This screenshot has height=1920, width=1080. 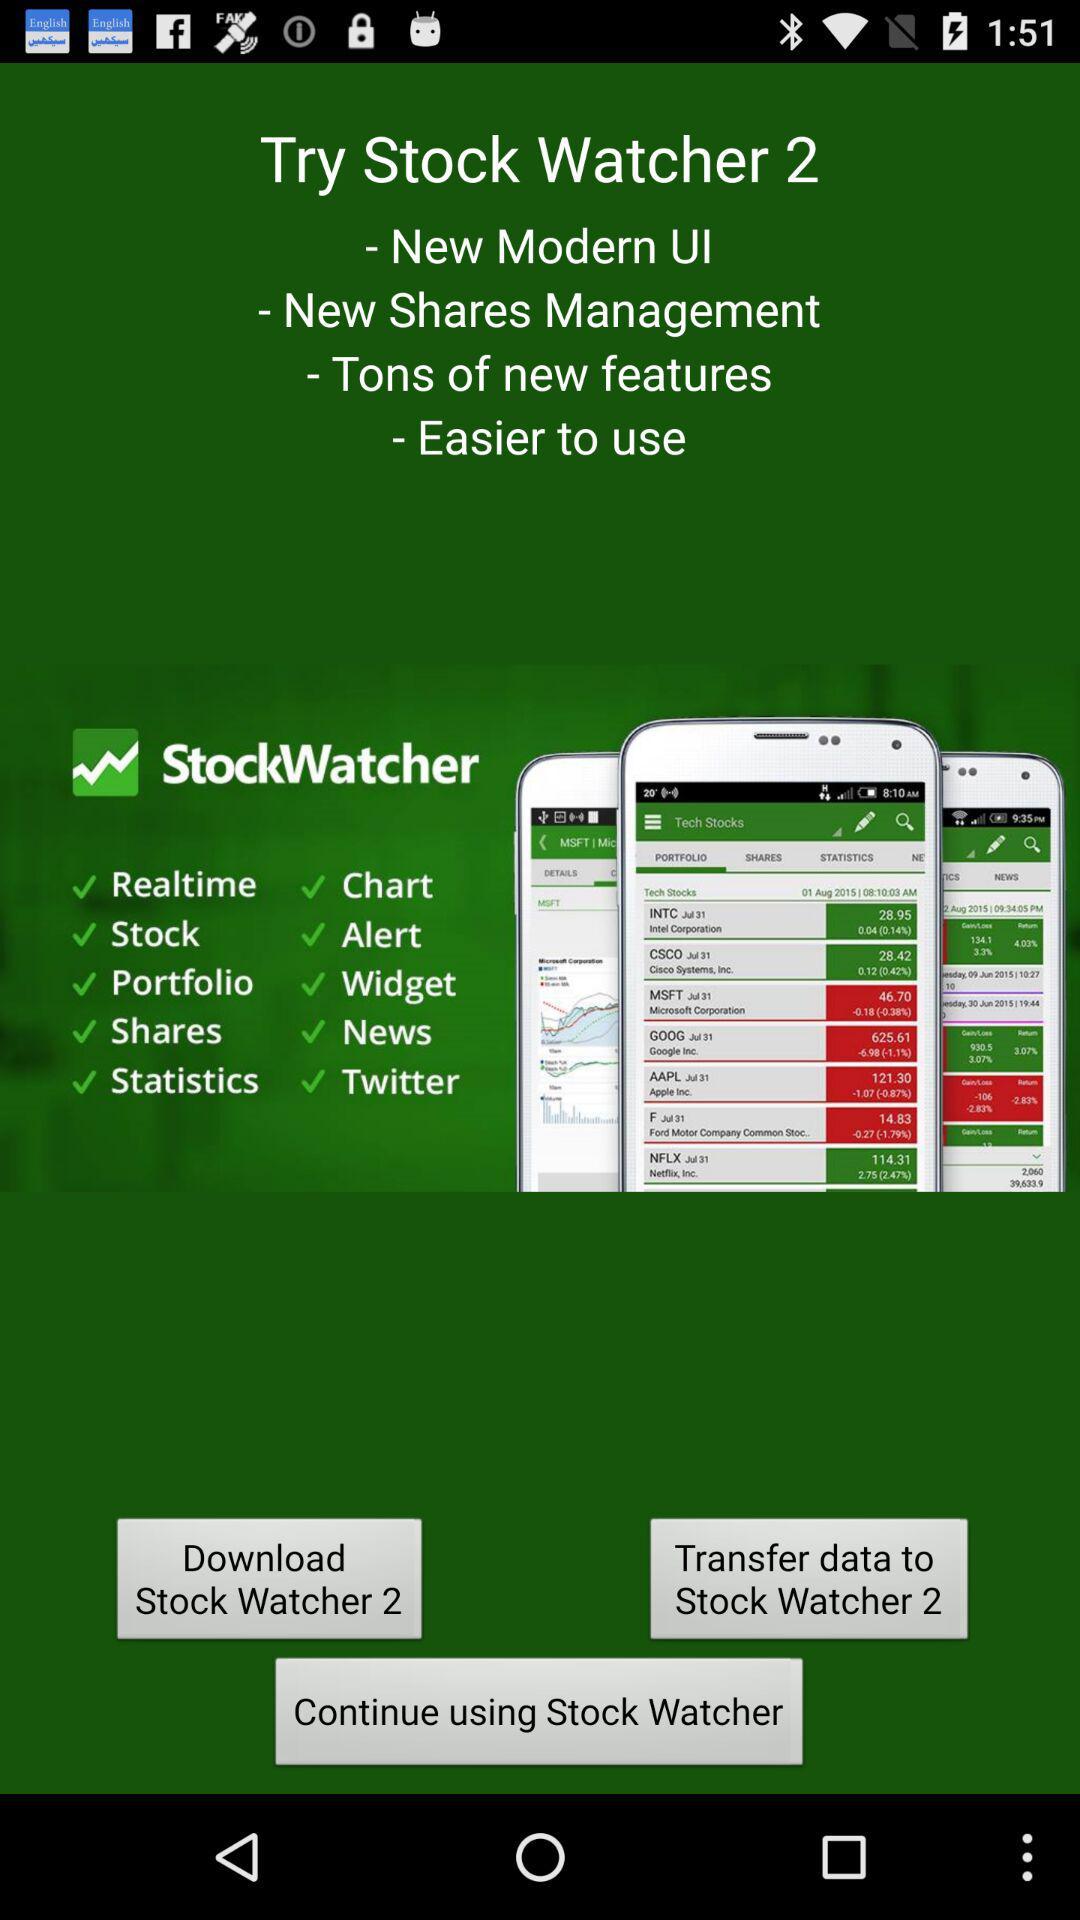 I want to click on the continue using stock at the bottom, so click(x=538, y=1716).